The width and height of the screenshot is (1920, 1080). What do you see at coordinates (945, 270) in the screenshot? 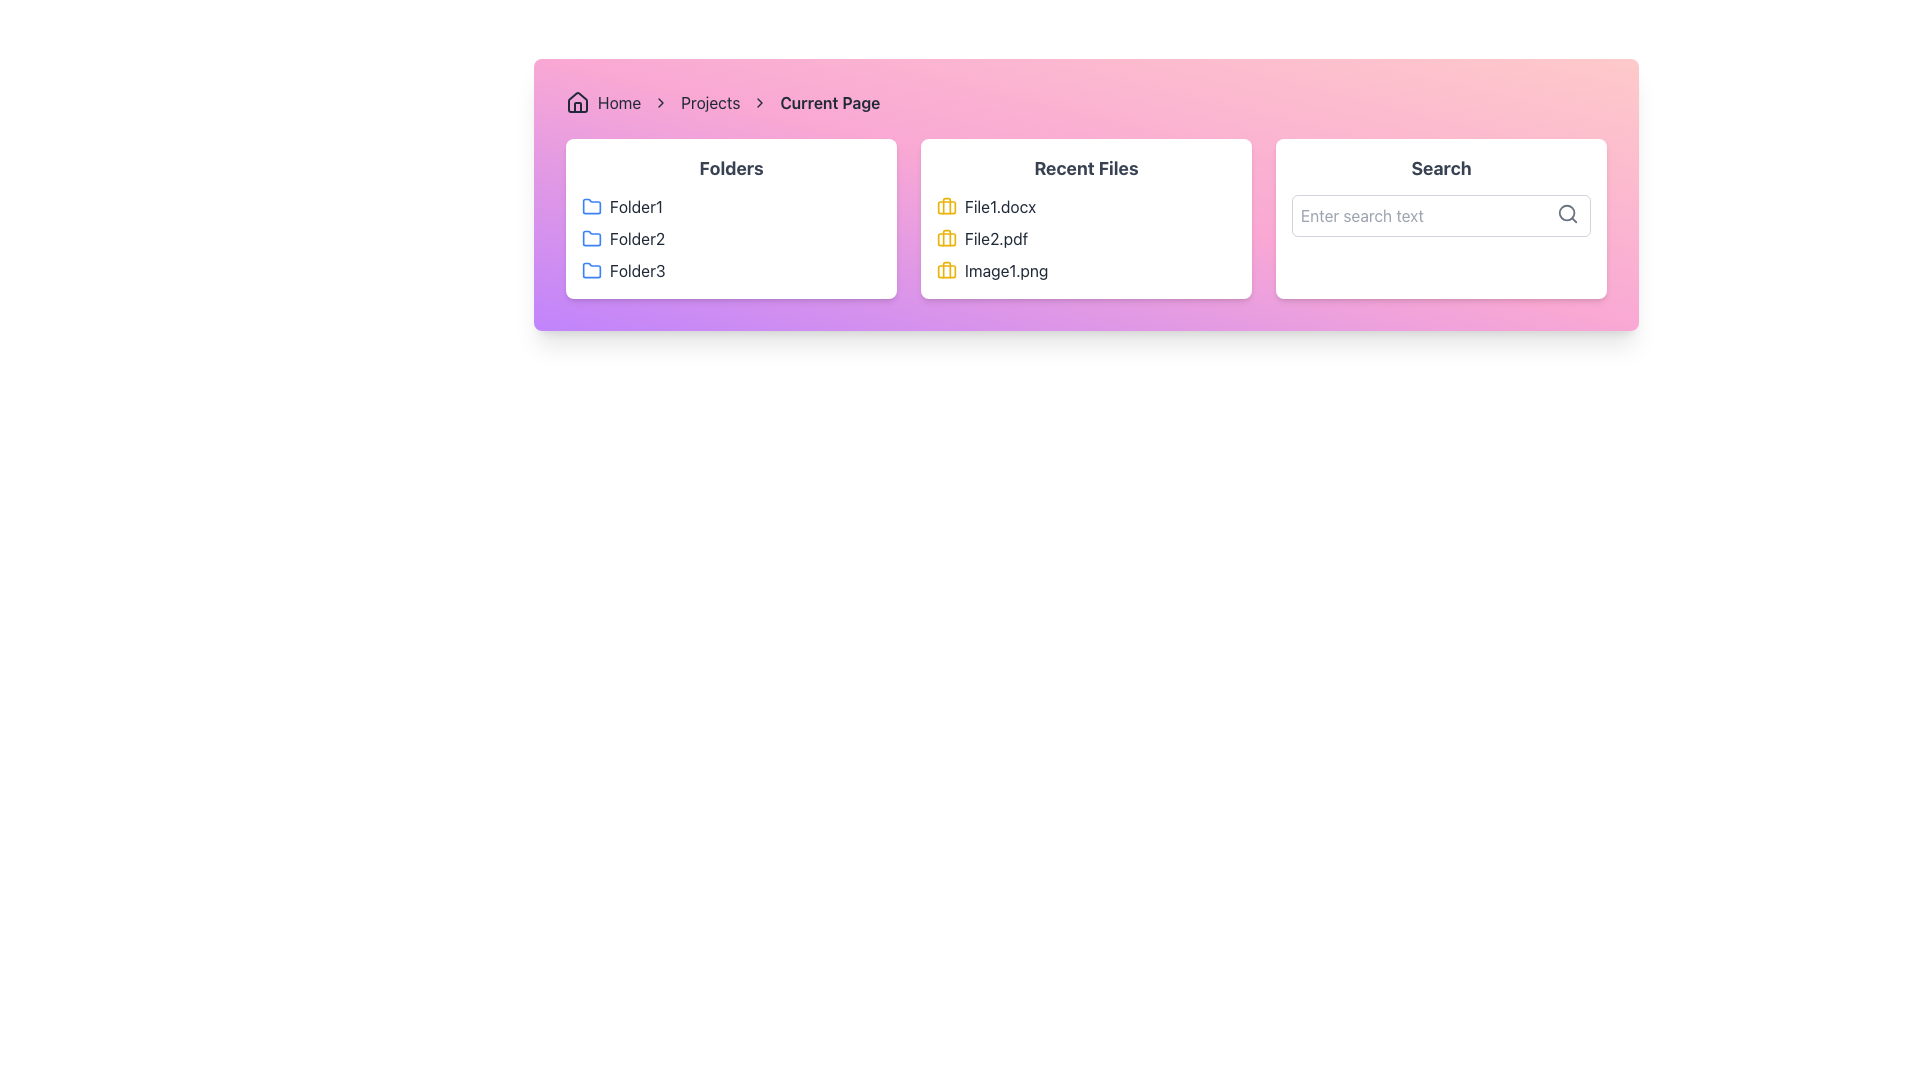
I see `the yellow briefcase-like icon located to the left of the text 'Image1.png' in the 'Recent Files' section on the third card from the left` at bounding box center [945, 270].